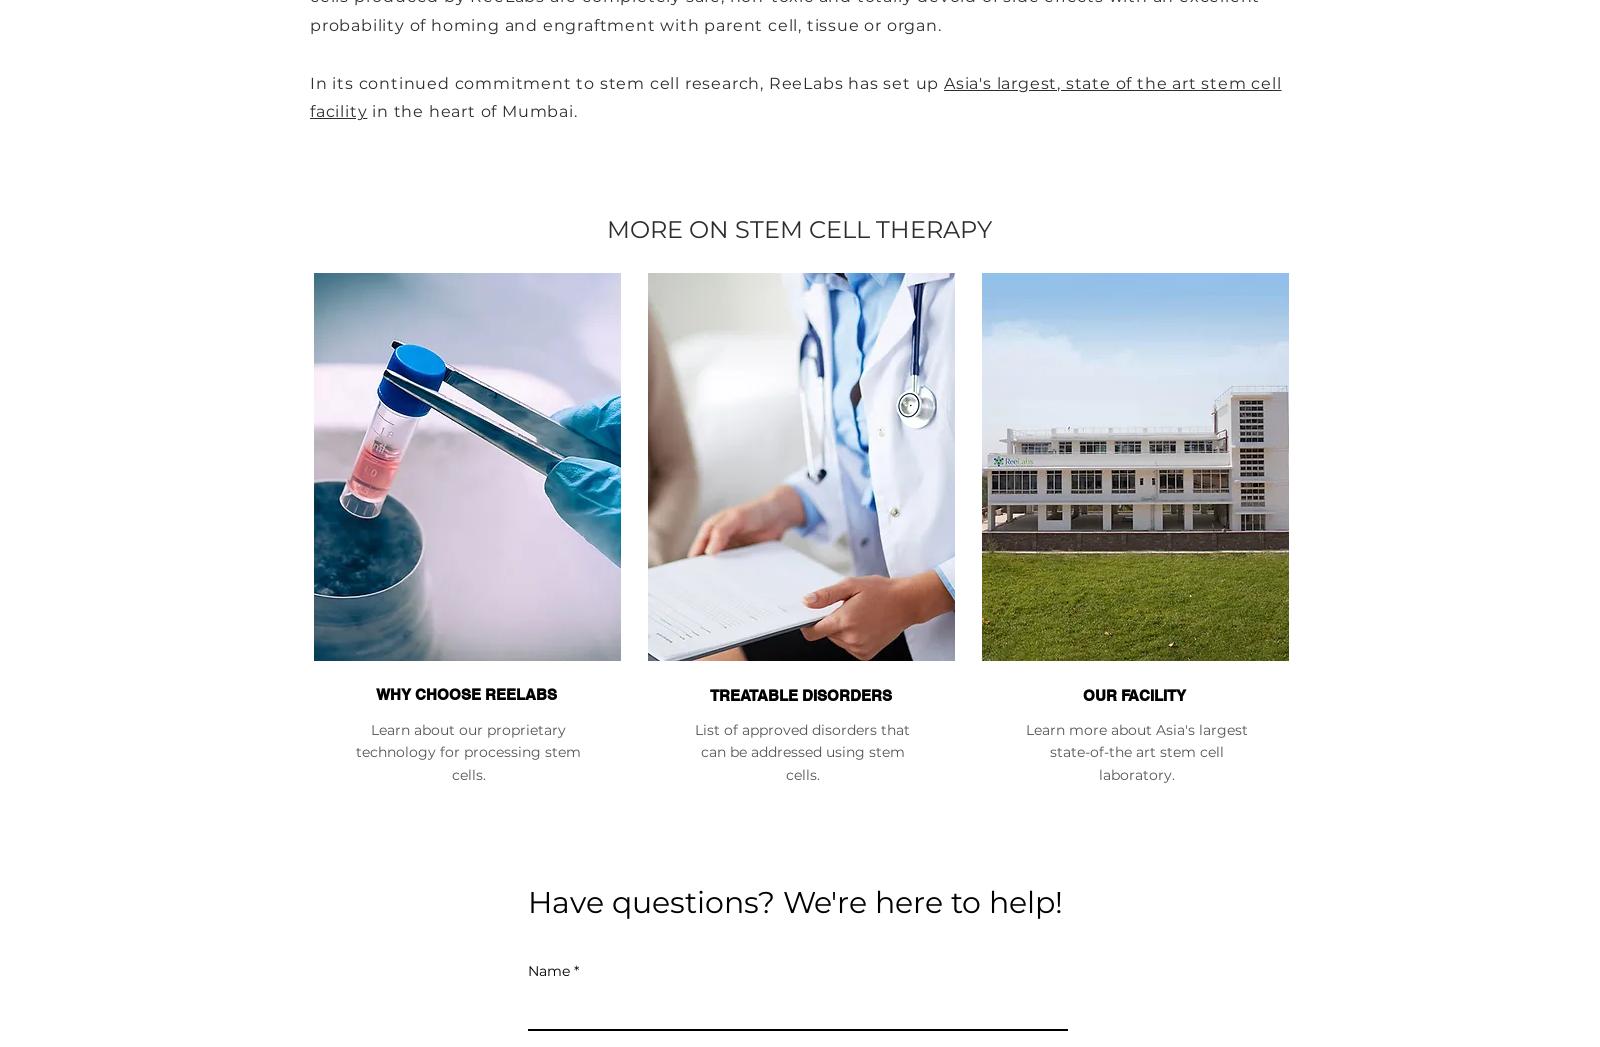  I want to click on 'Asia's largest, state of the art stem cell facility', so click(795, 95).